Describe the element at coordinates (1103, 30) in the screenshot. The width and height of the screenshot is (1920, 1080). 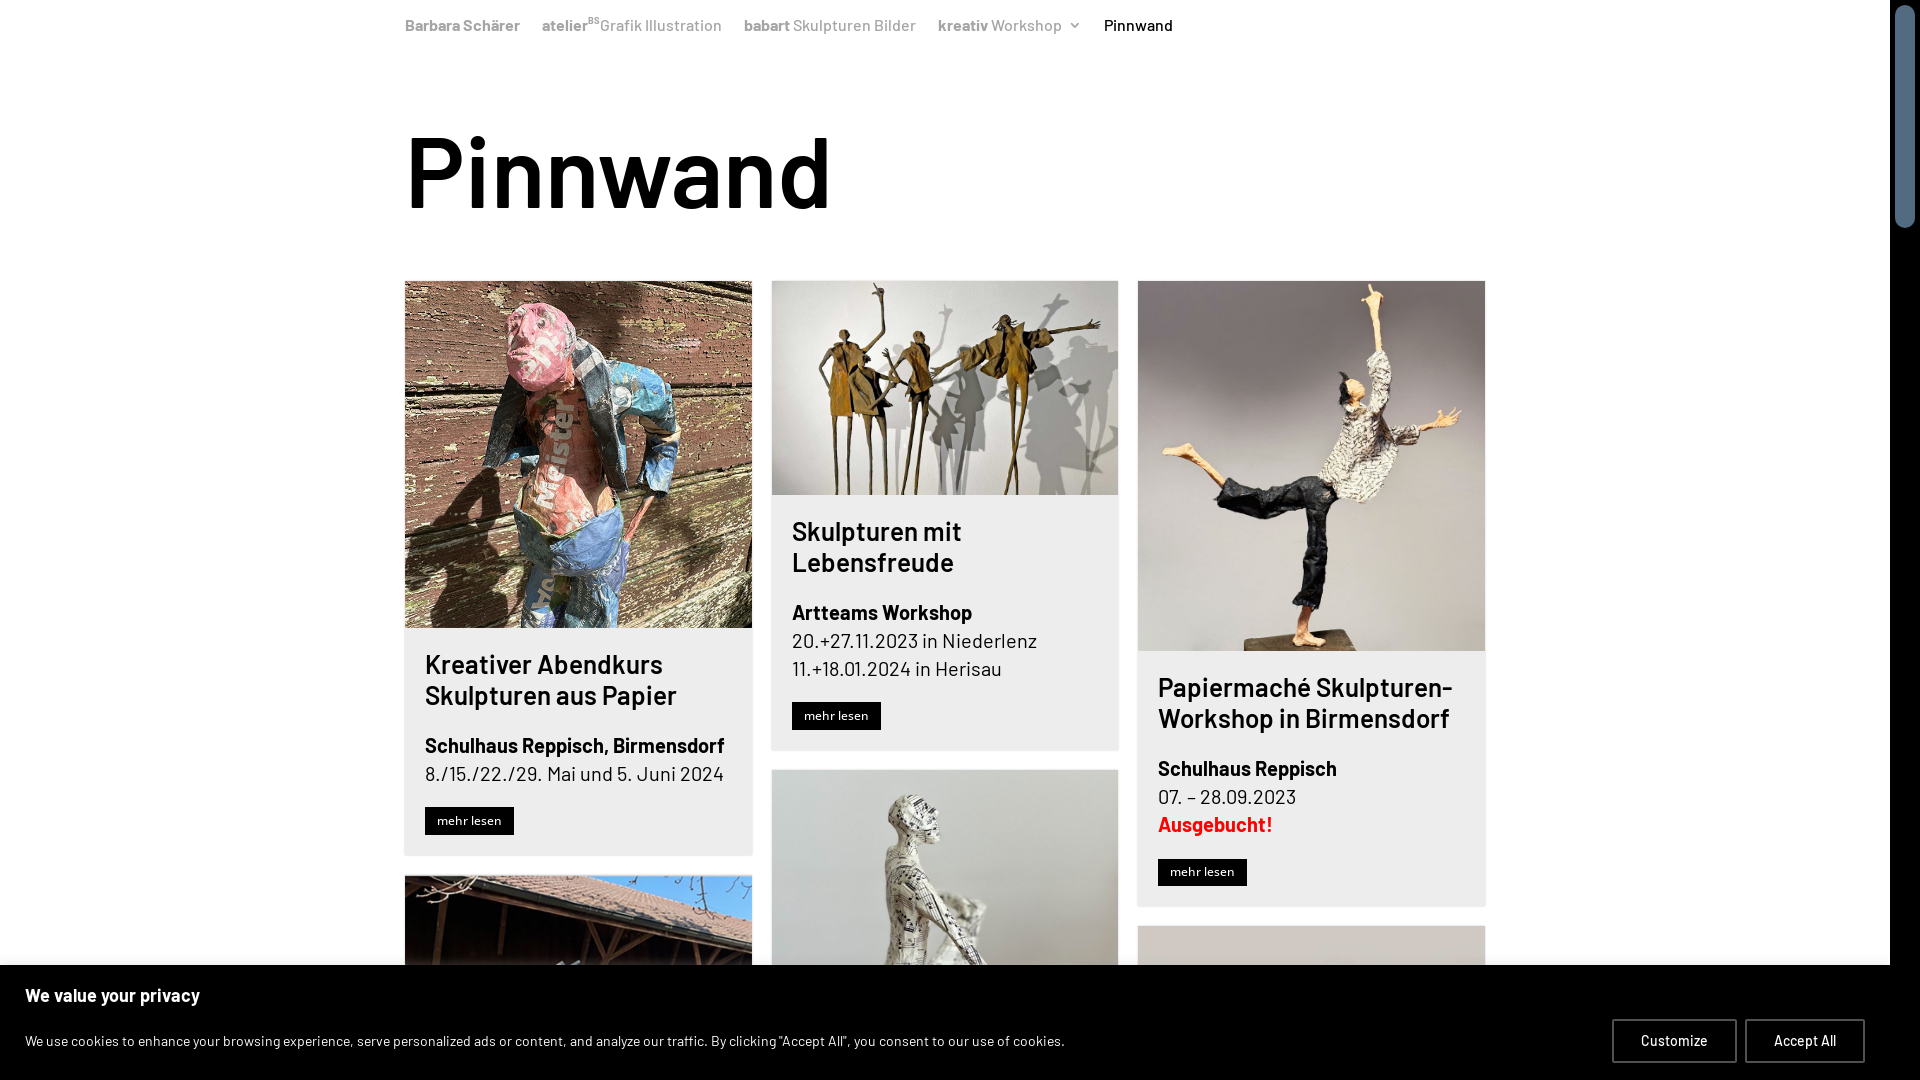
I see `'Pinnwand'` at that location.